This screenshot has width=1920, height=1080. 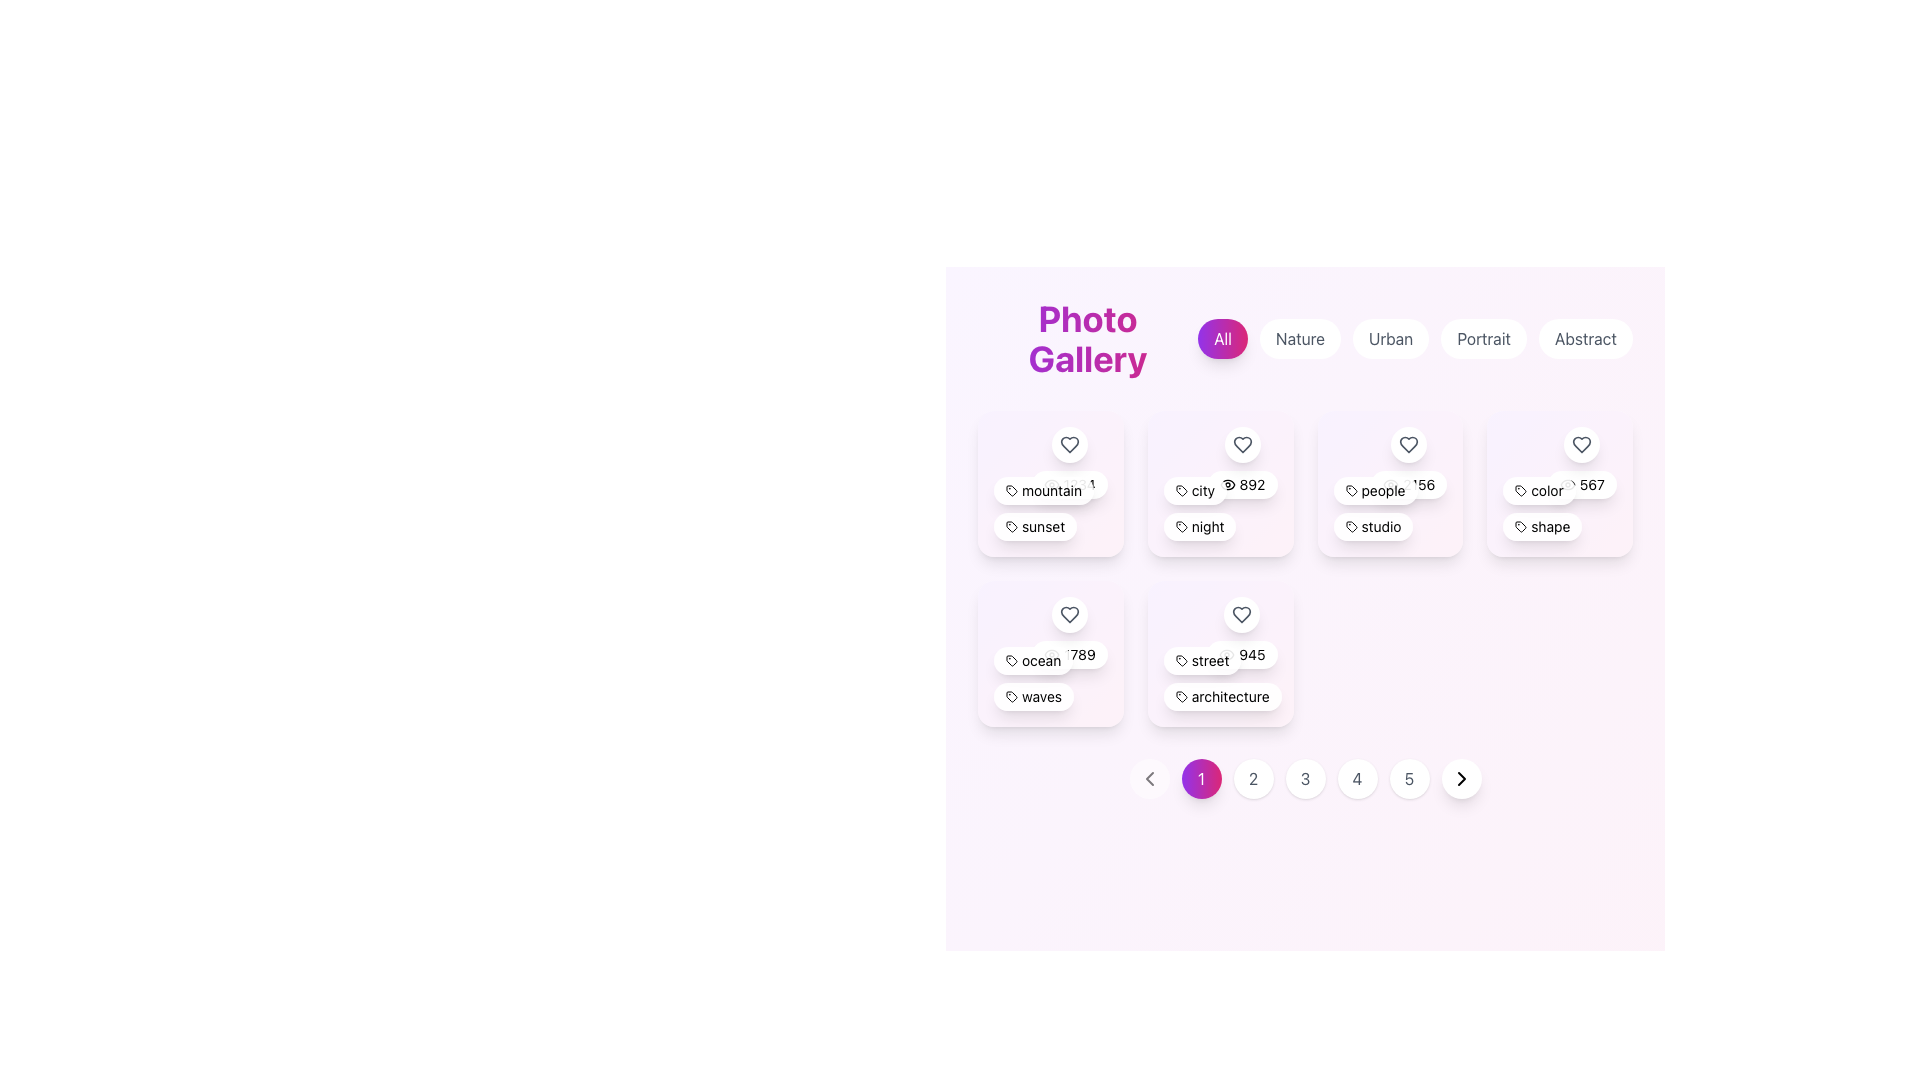 What do you see at coordinates (1461, 777) in the screenshot?
I see `the pagination icon button located to the right of the number '5' to trigger a highlight effect` at bounding box center [1461, 777].